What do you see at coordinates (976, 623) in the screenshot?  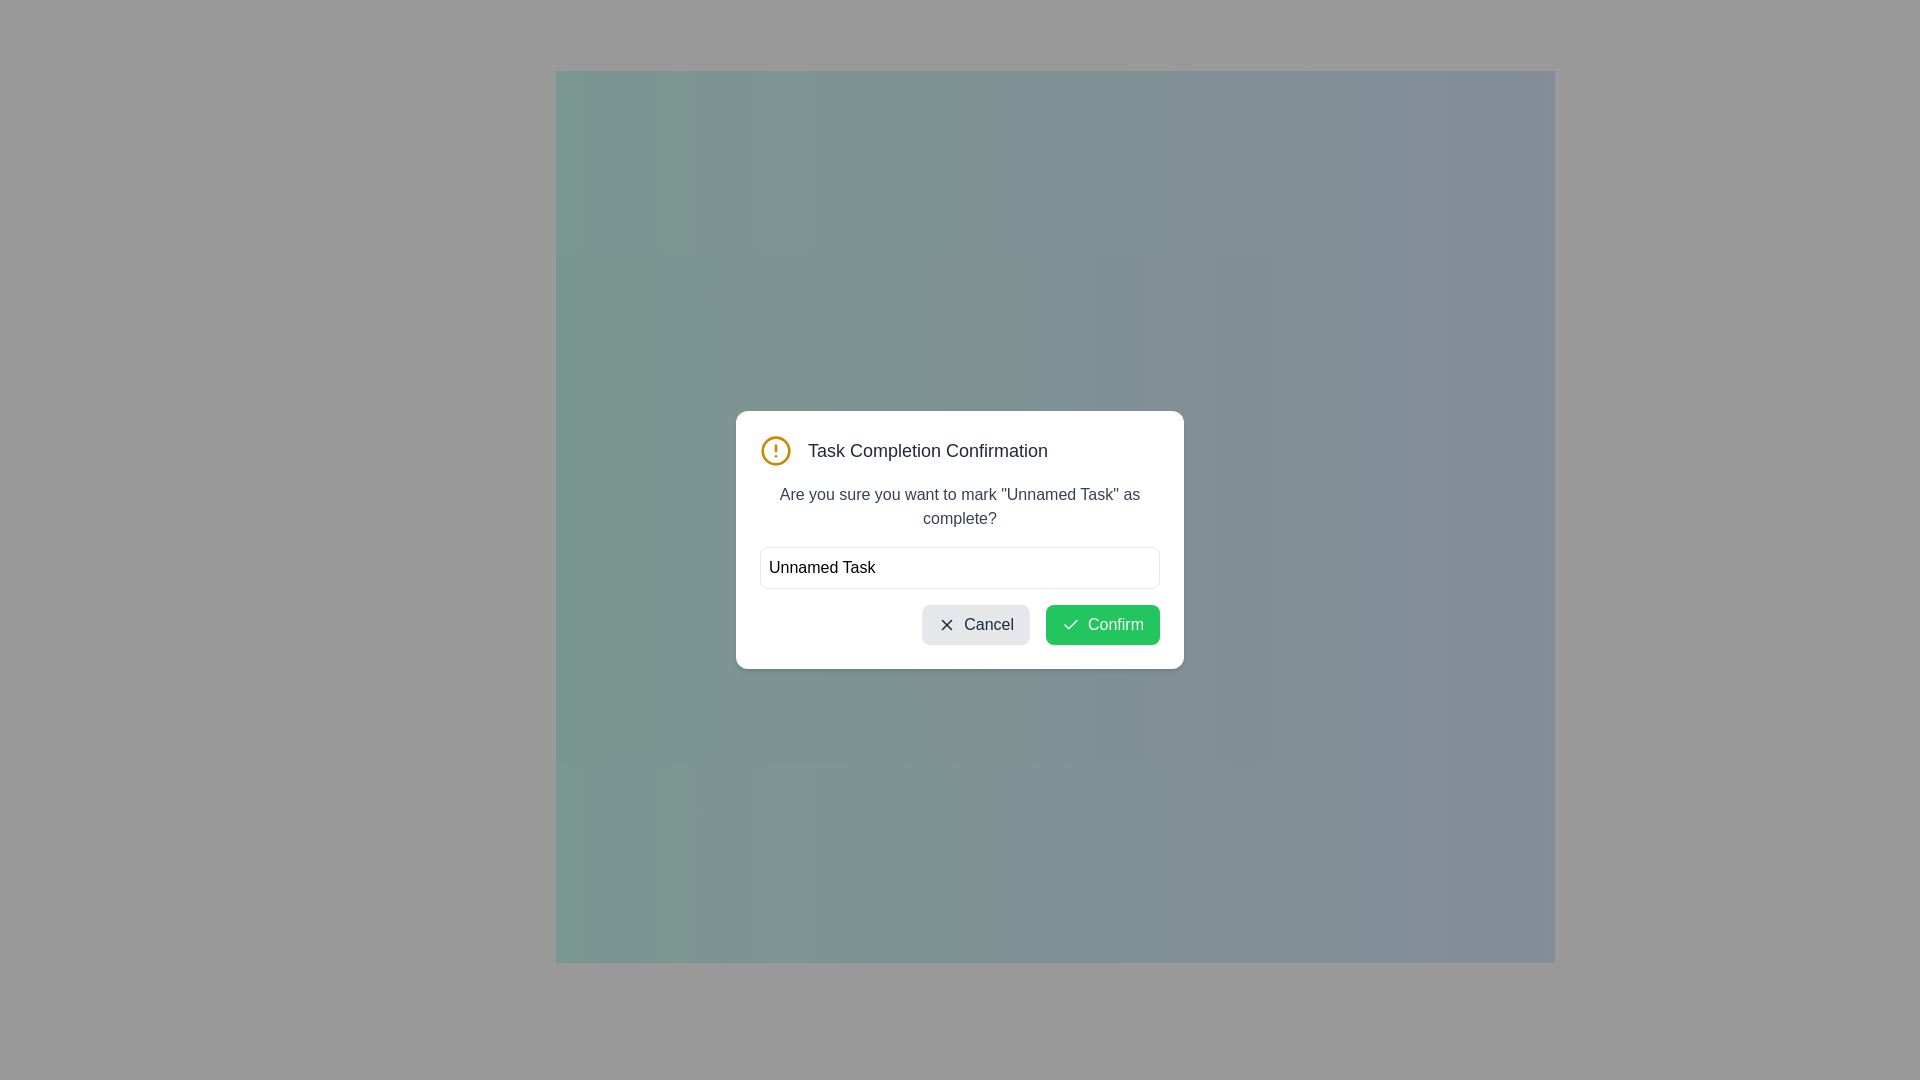 I see `the 'Cancel' button with a light gray background and rounded corners in the footer section of the modal dialog` at bounding box center [976, 623].